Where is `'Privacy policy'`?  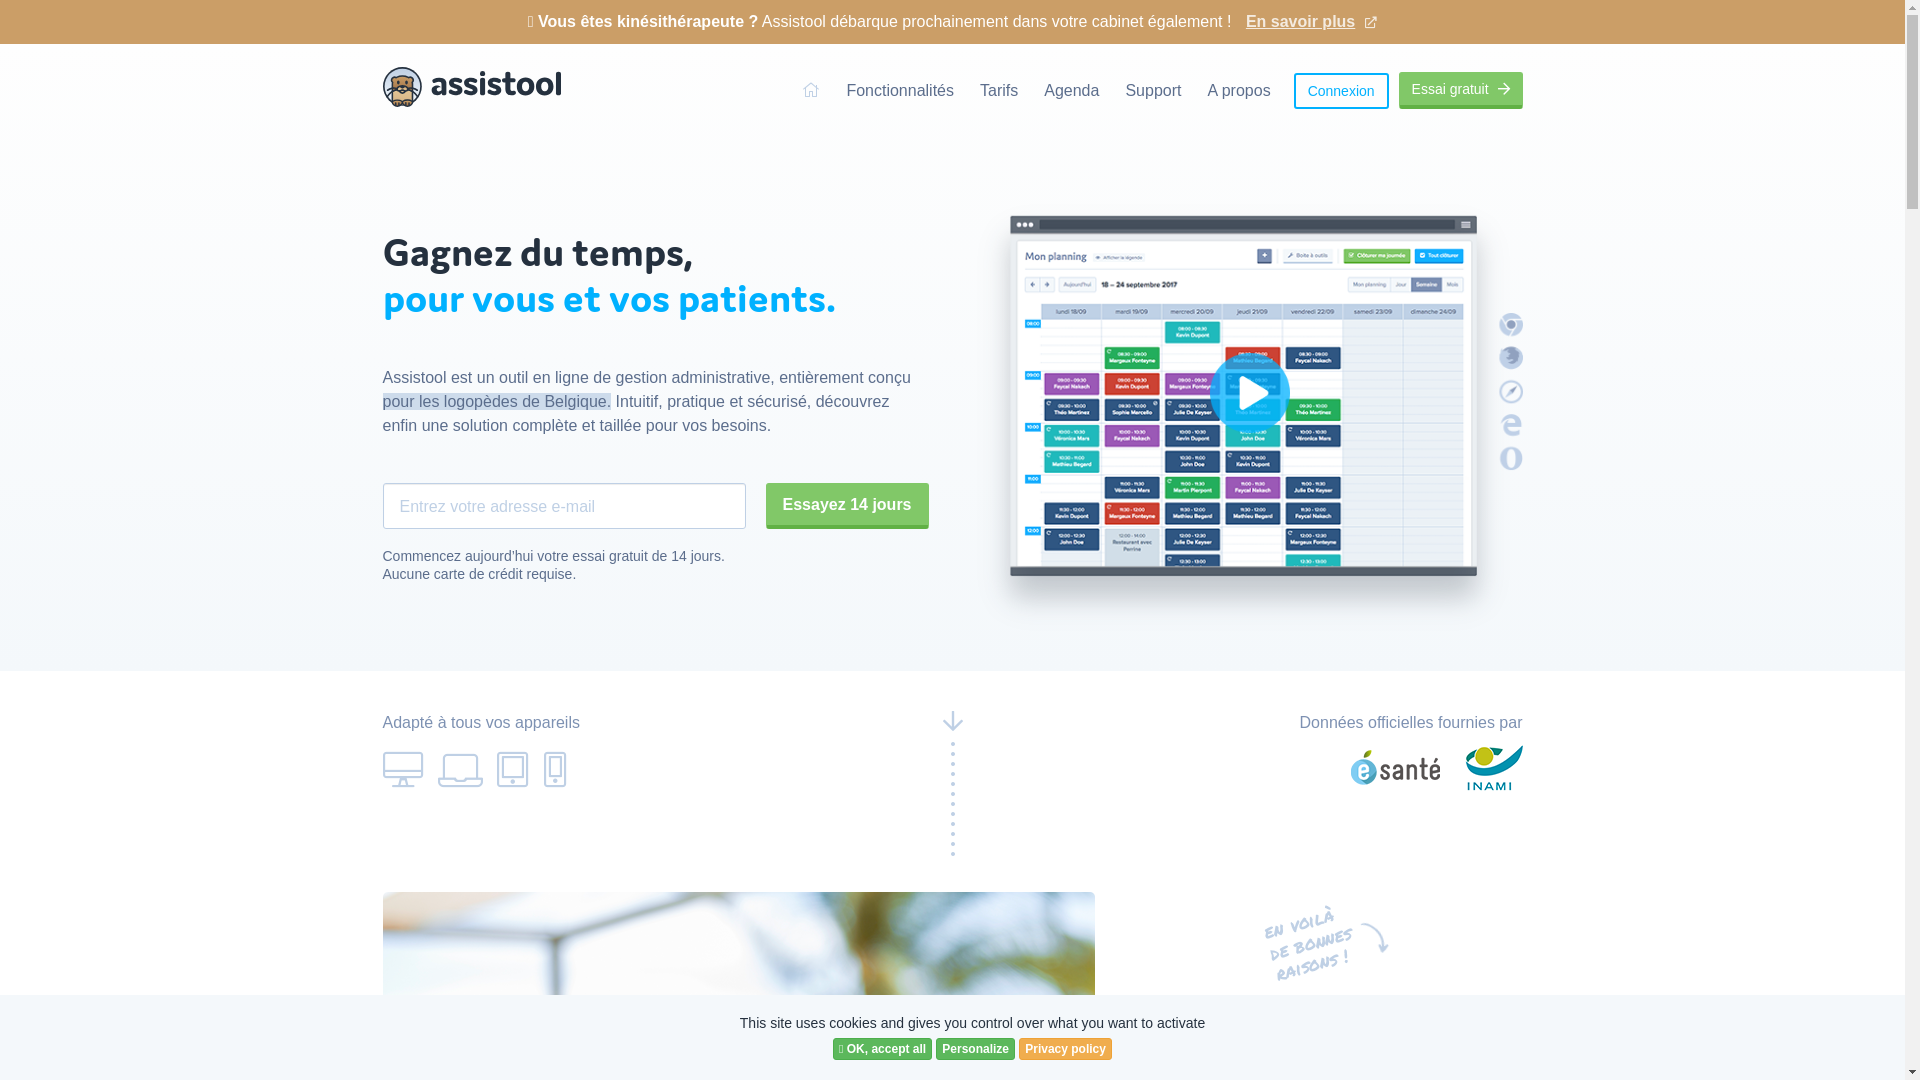 'Privacy policy' is located at coordinates (1064, 1048).